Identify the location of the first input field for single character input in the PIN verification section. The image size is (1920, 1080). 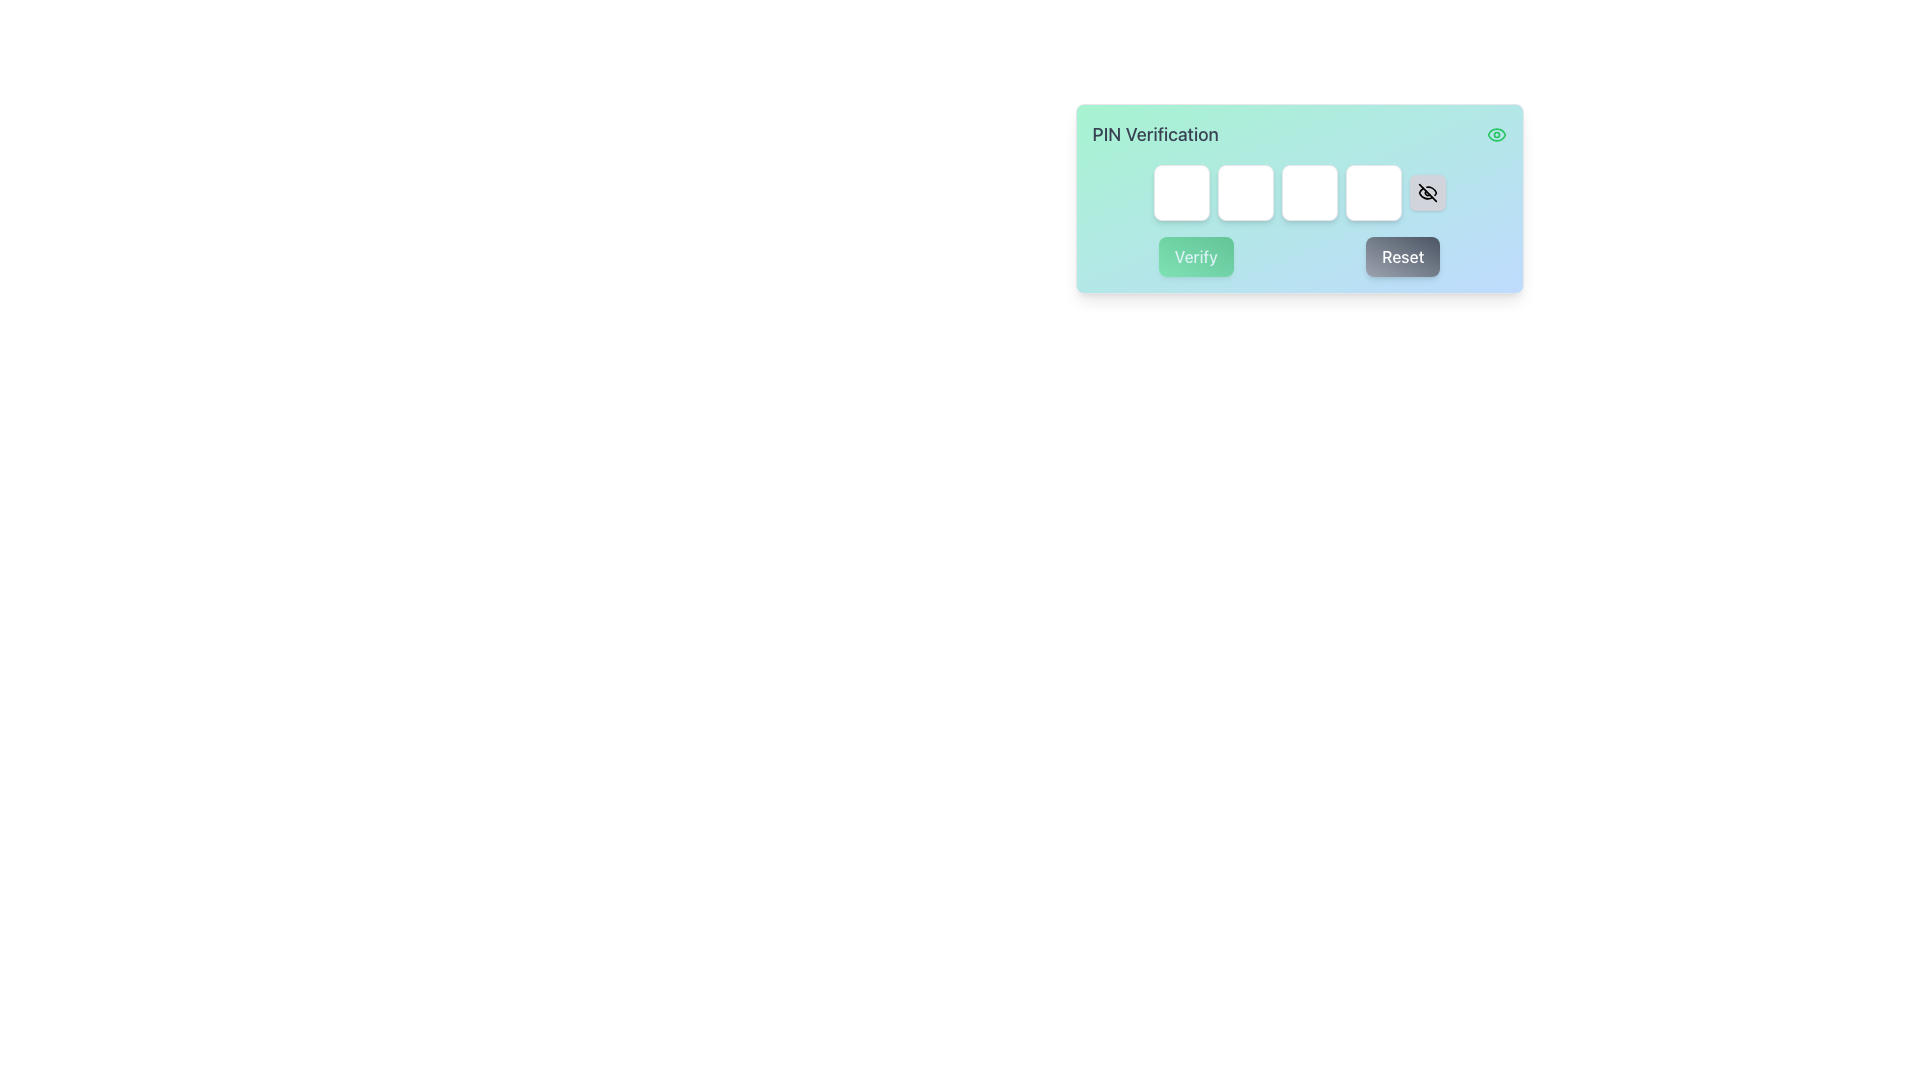
(1181, 192).